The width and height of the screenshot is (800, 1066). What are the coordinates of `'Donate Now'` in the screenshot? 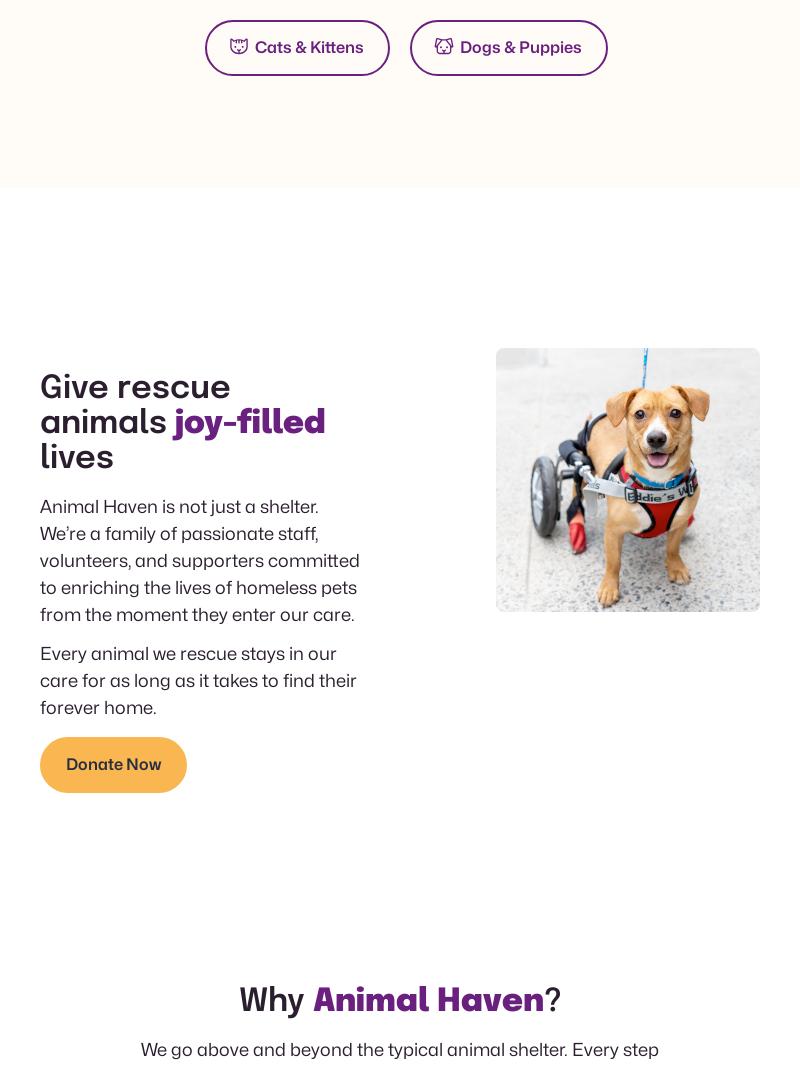 It's located at (112, 763).